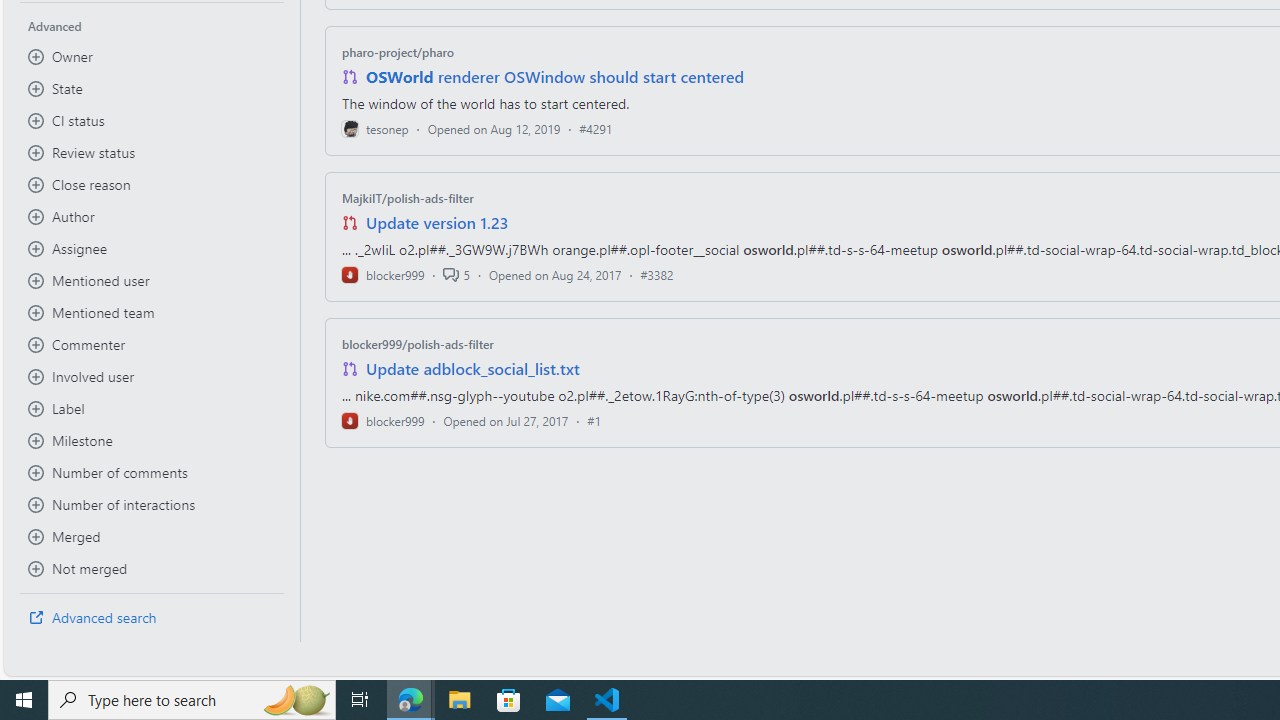 This screenshot has width=1280, height=720. Describe the element at coordinates (471, 368) in the screenshot. I see `'Update adblock_social_list.txt'` at that location.